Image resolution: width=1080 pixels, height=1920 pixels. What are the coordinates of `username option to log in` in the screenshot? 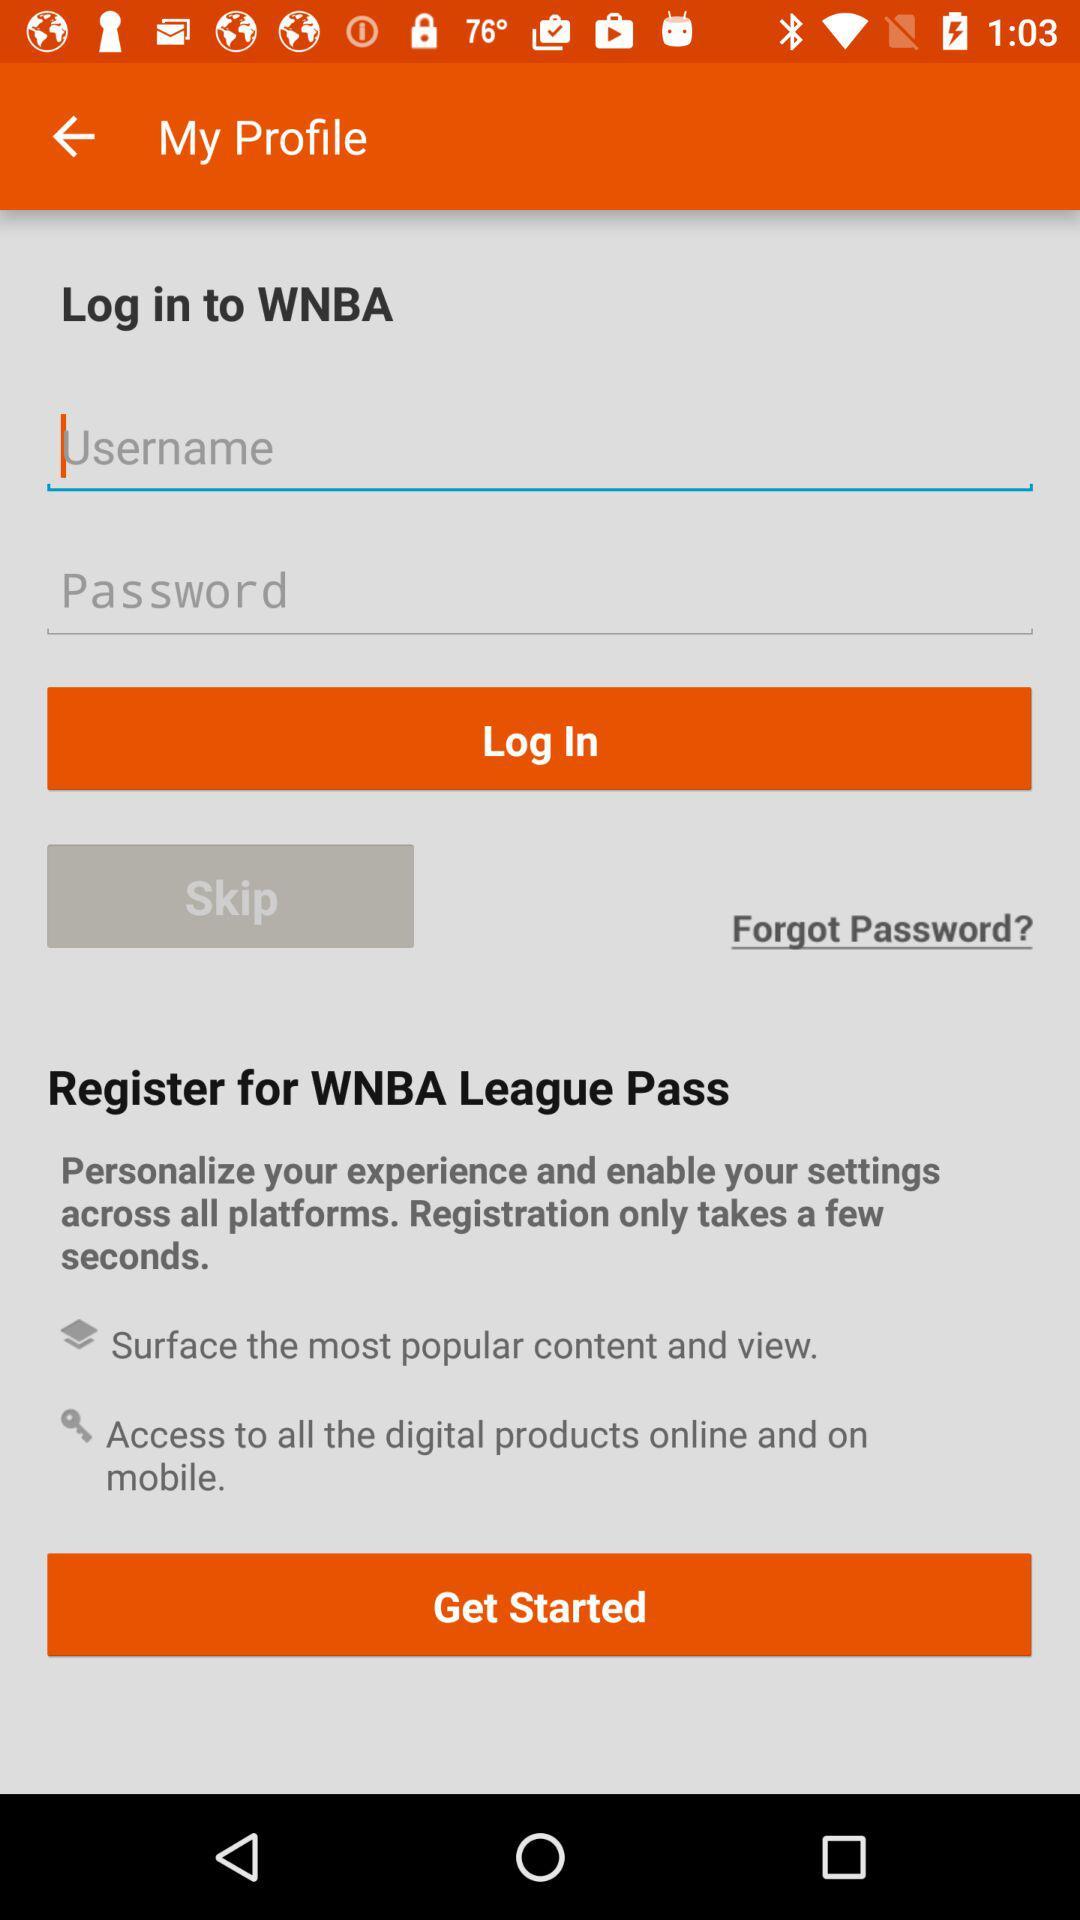 It's located at (540, 444).